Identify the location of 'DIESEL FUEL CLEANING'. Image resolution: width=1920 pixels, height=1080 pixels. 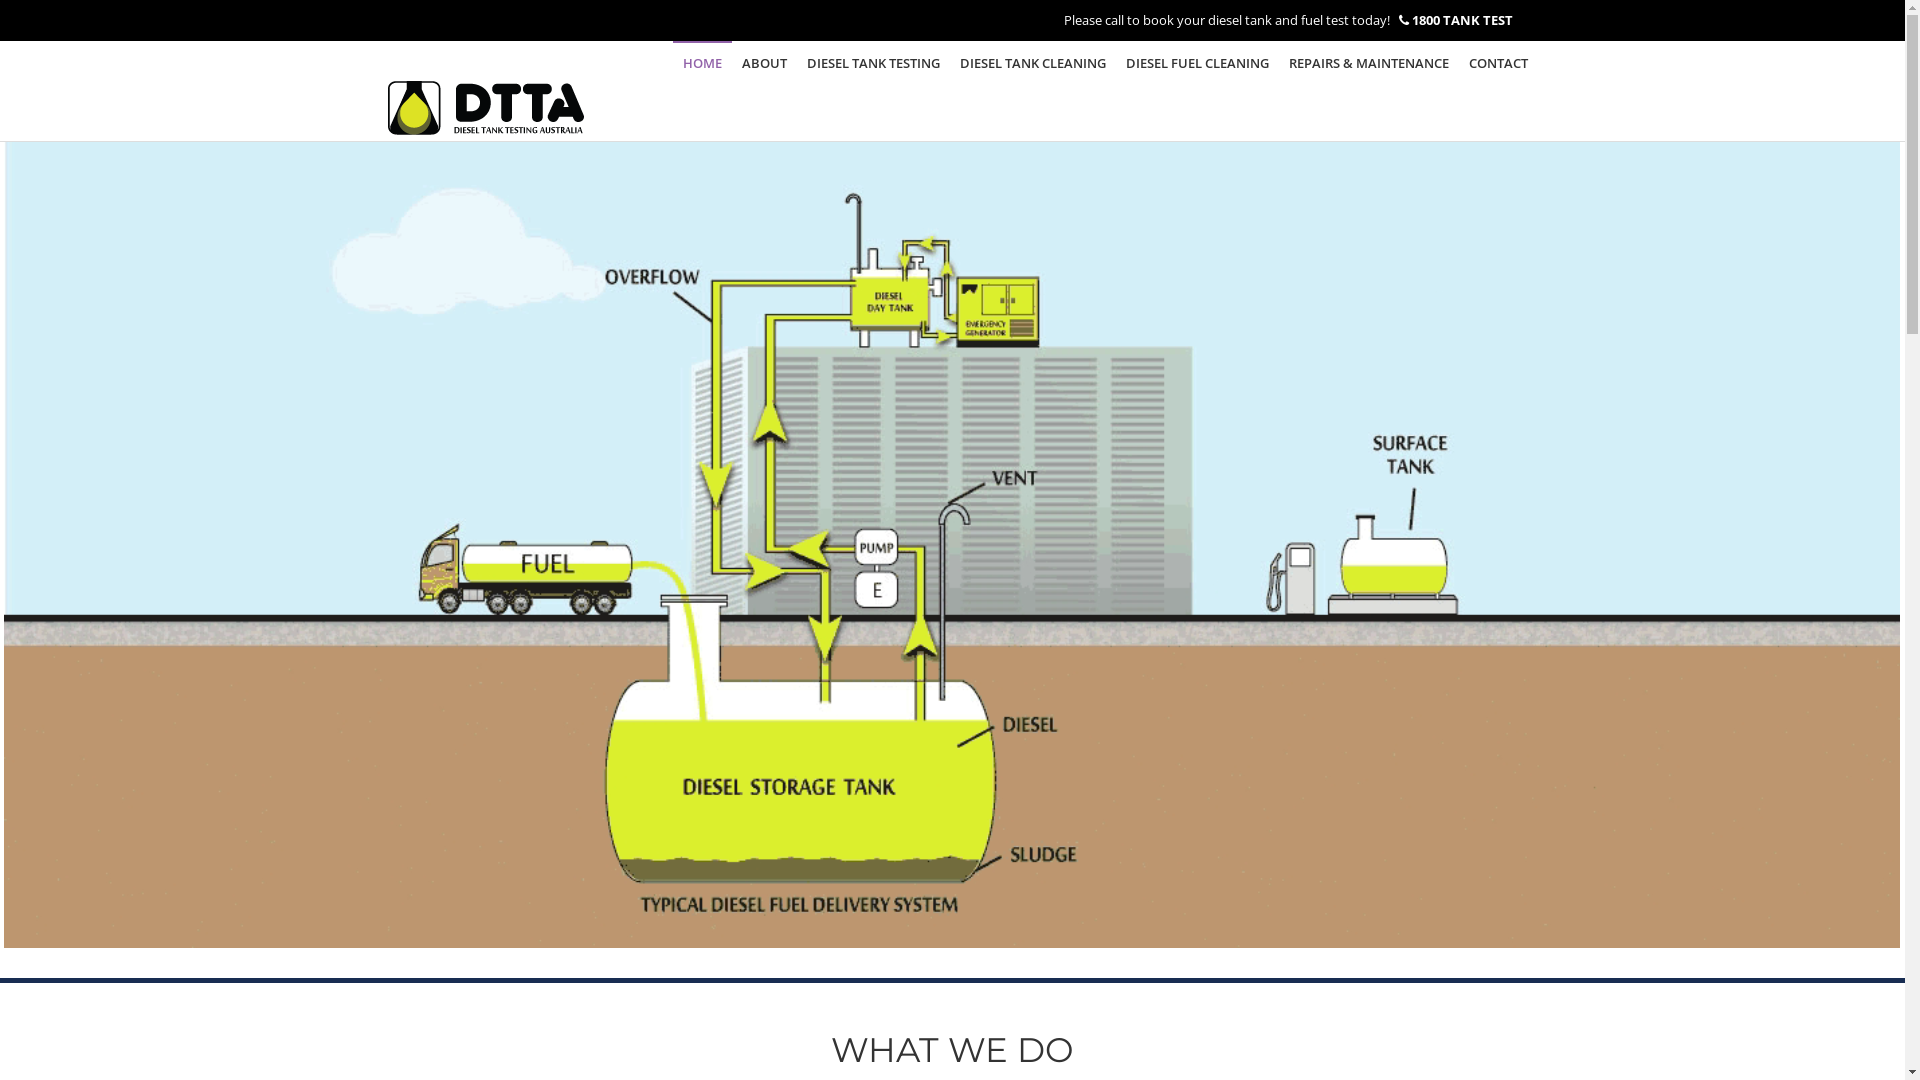
(1197, 61).